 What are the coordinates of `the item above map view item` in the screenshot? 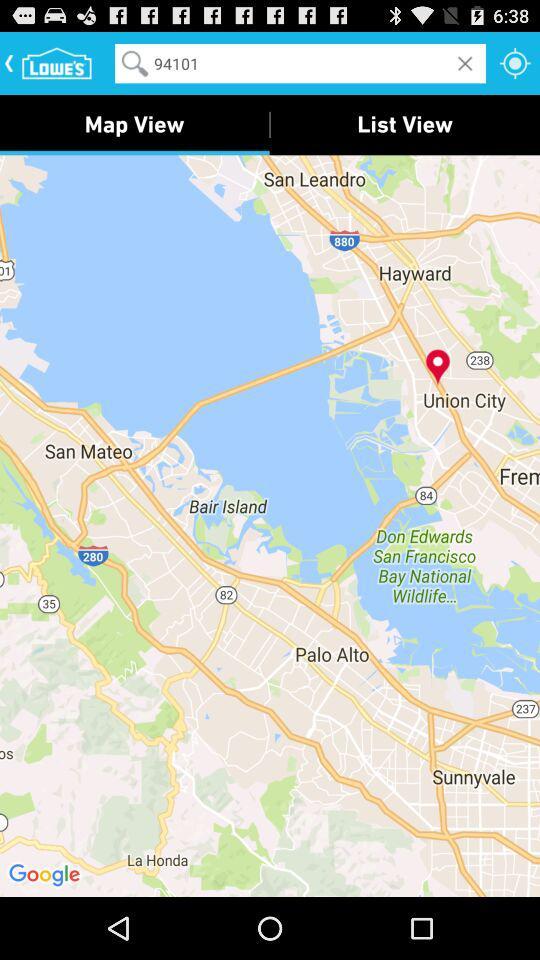 It's located at (299, 63).